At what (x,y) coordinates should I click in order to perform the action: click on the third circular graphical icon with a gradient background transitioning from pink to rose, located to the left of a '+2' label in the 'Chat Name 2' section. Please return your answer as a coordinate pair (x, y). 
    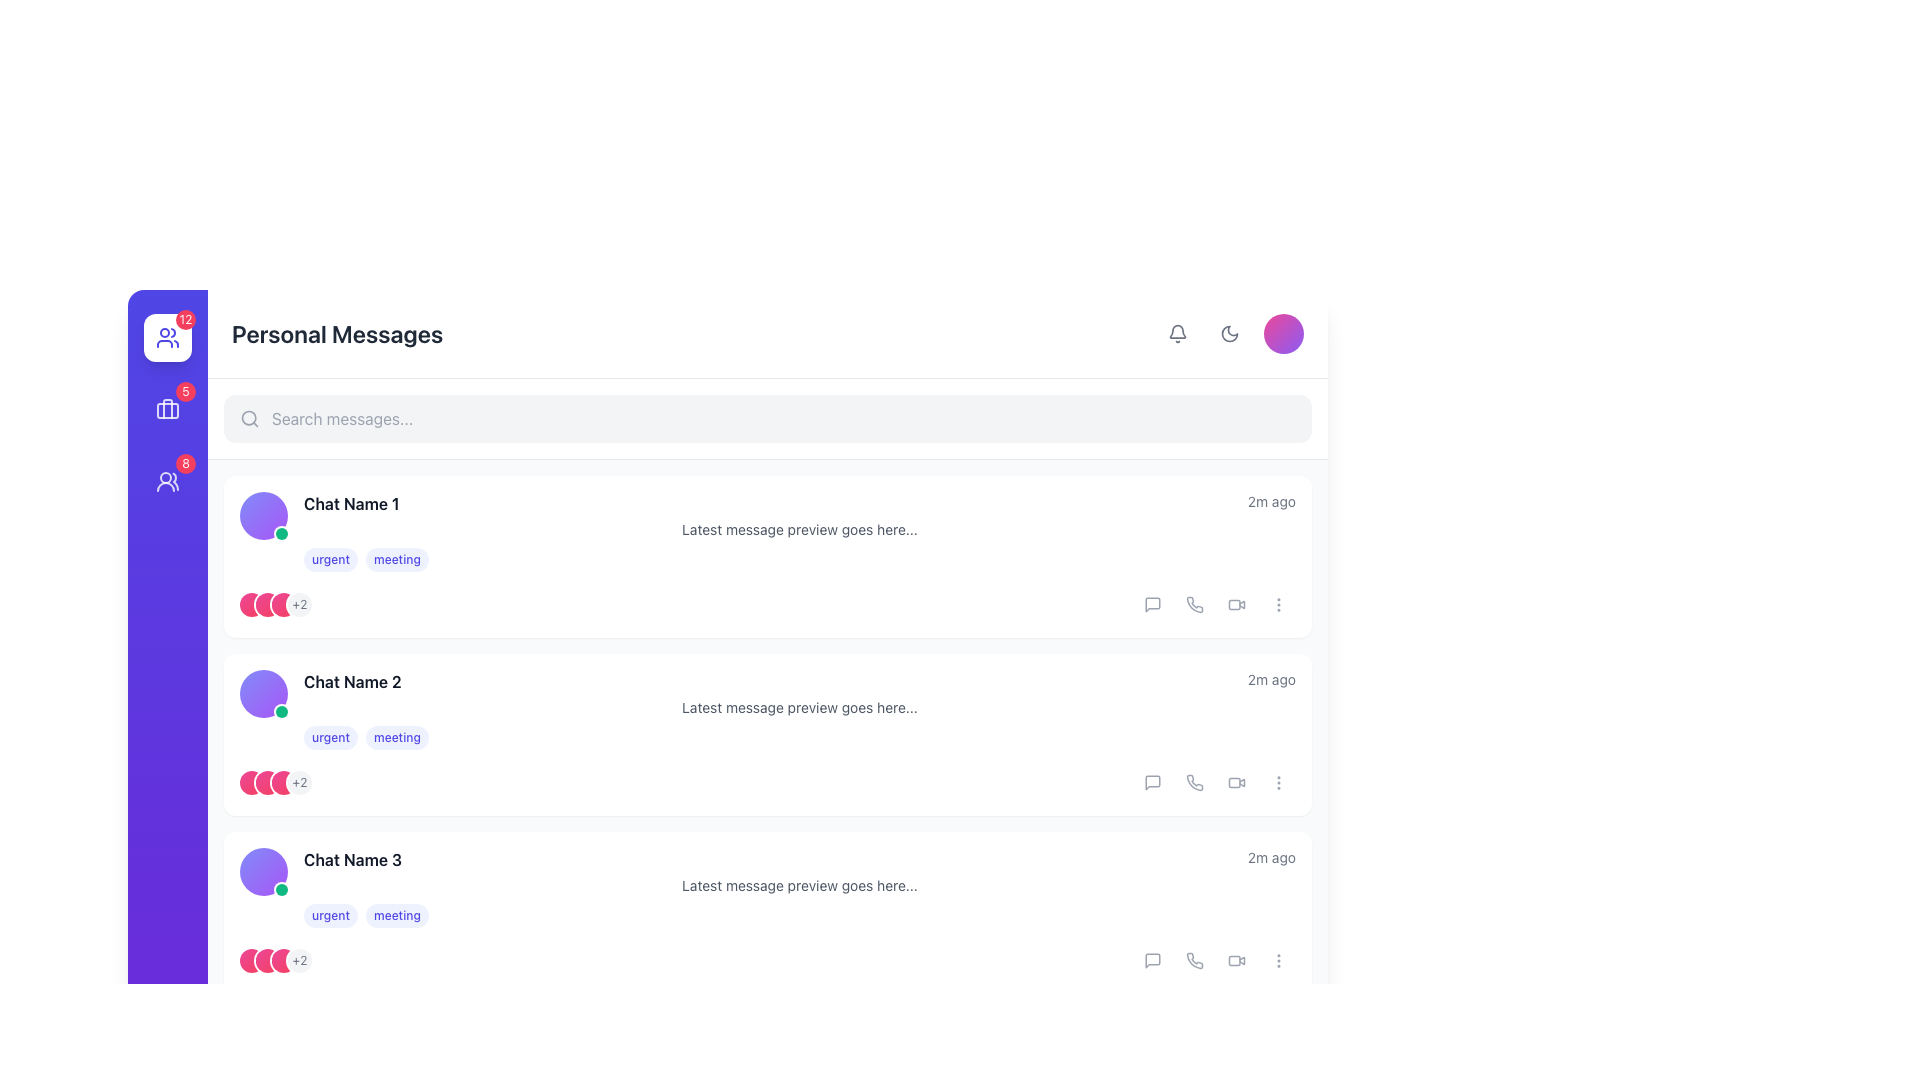
    Looking at the image, I should click on (282, 782).